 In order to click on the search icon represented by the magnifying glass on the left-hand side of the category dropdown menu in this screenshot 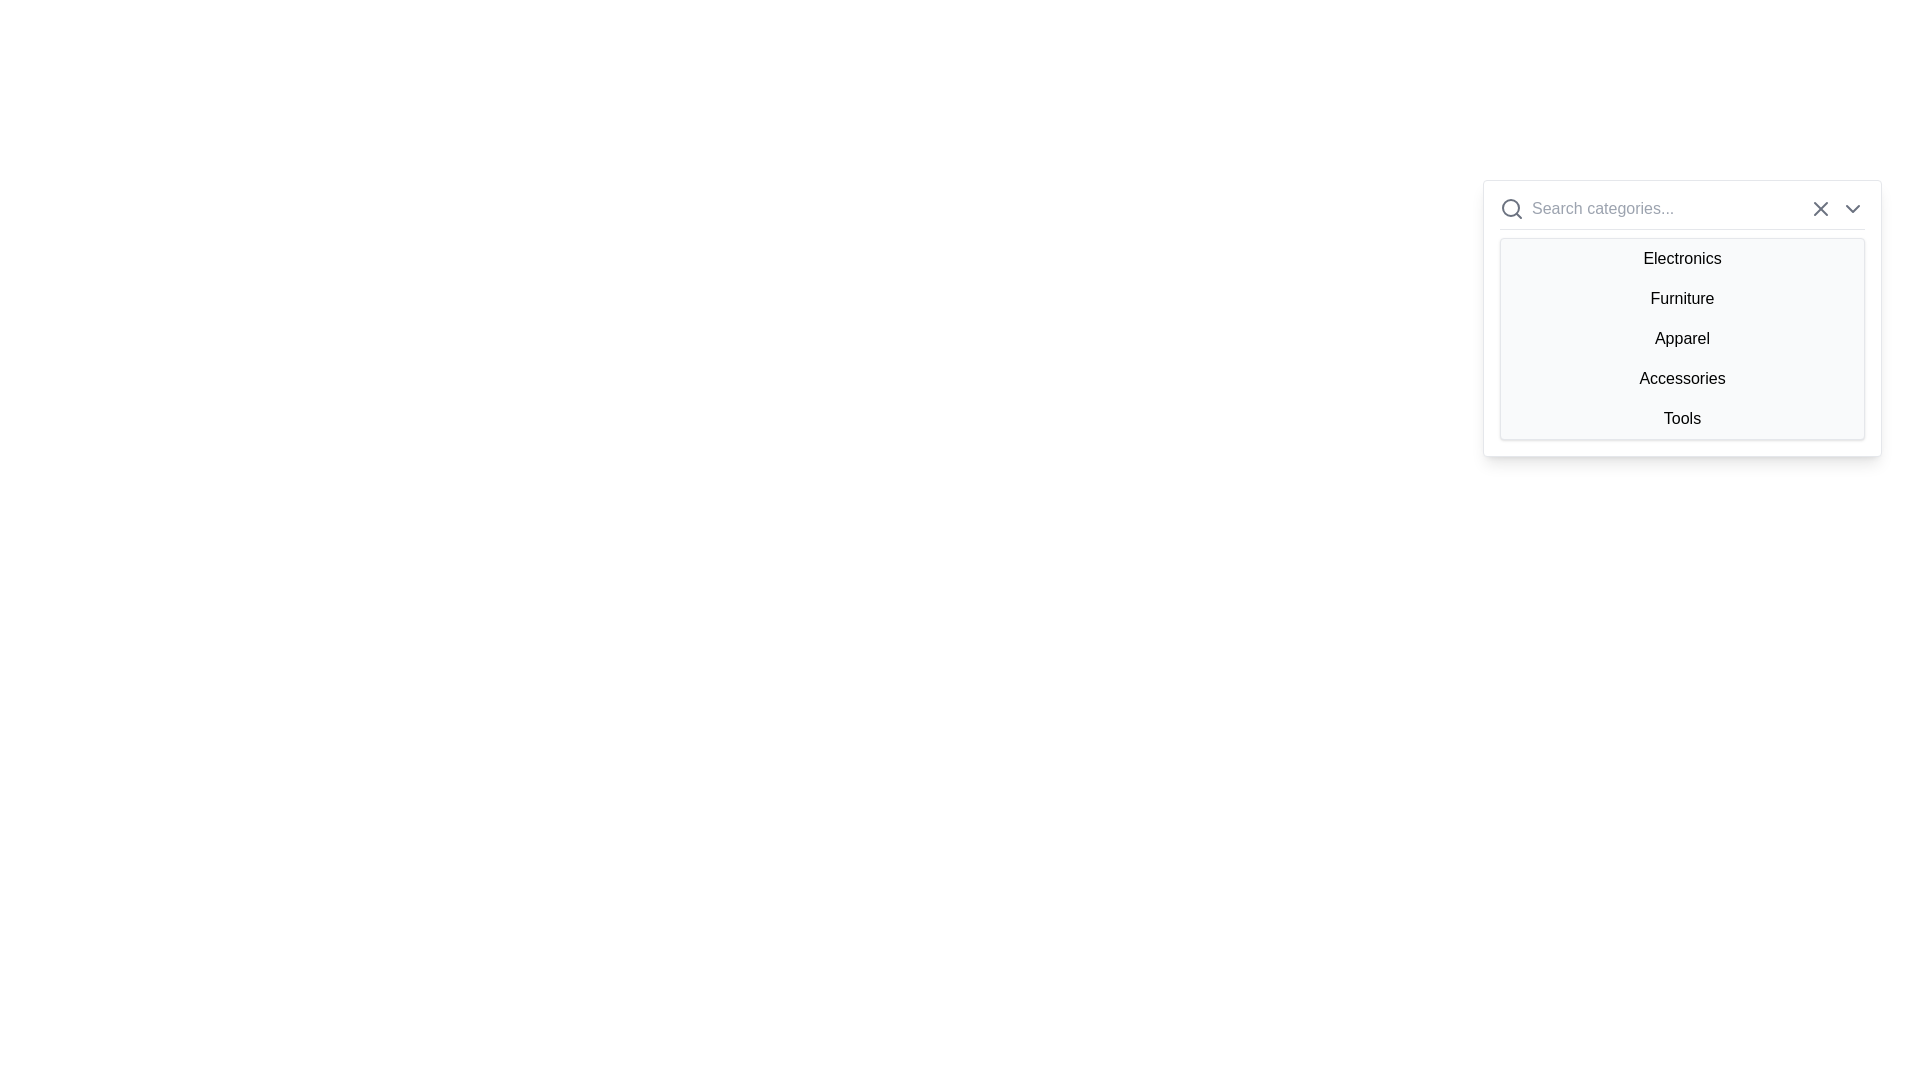, I will do `click(1511, 208)`.